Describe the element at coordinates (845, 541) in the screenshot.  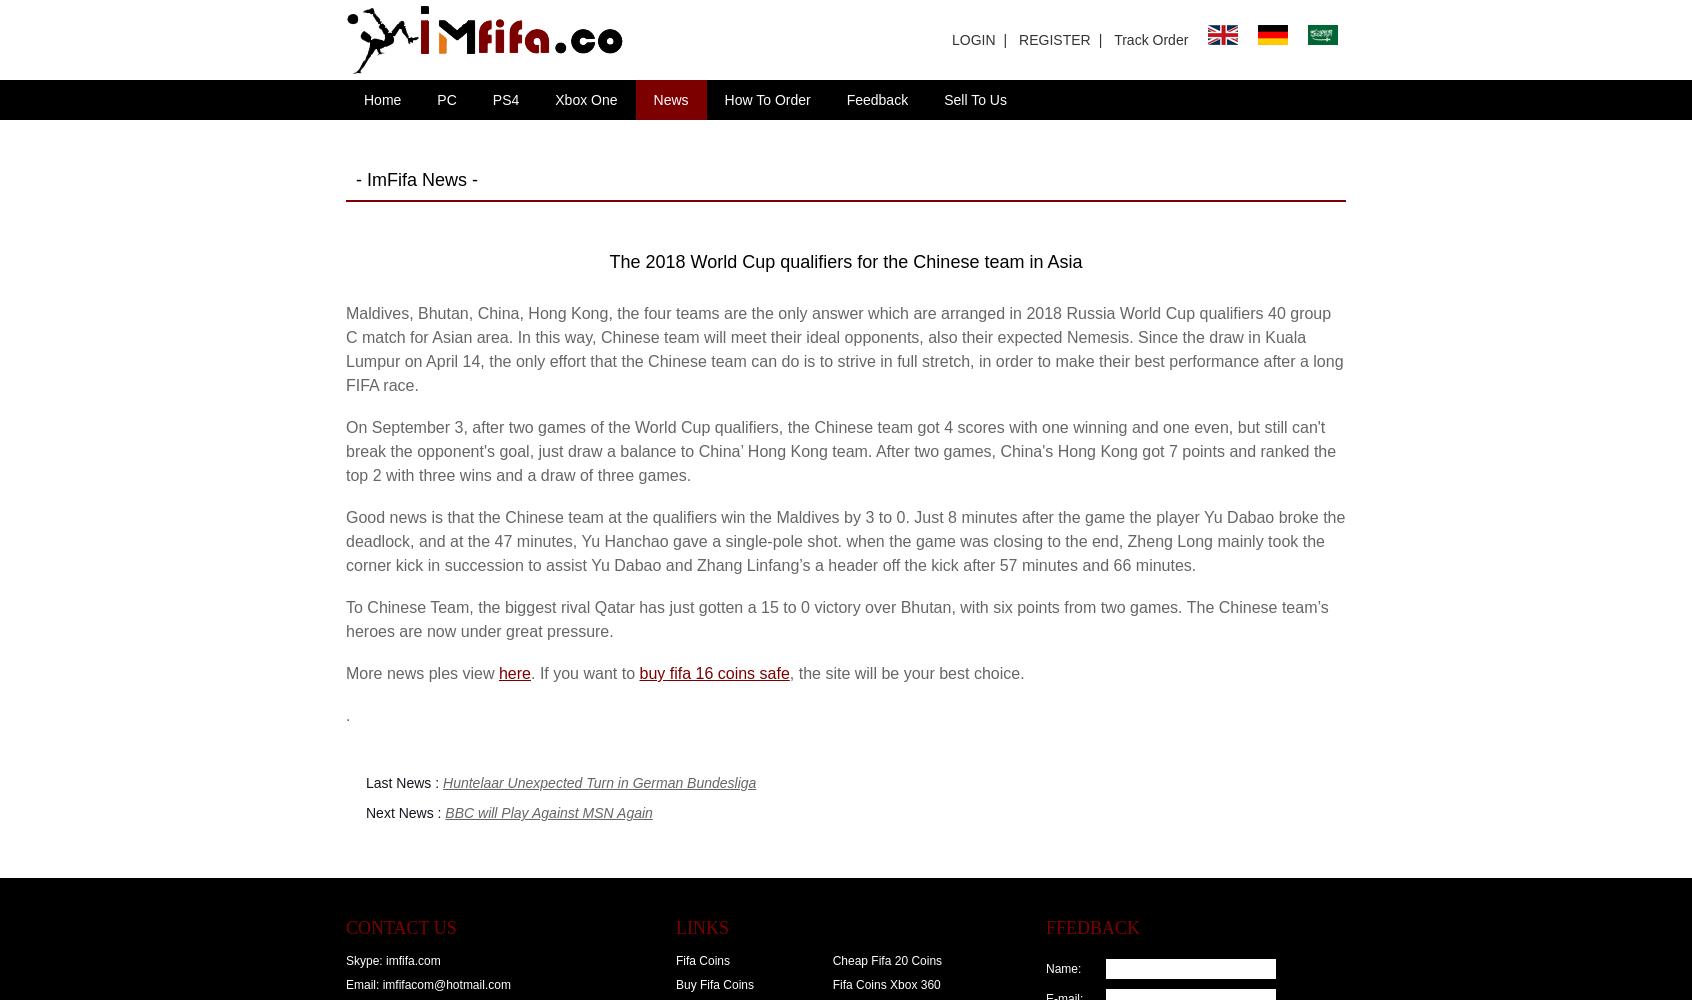
I see `'Good news is that the Chinese team at the qualifiers win the Maldives by 3 to 0. Just 8 minutes after the game the player Yu Dabao broke the deadlock, and at the 47 minutes, Yu Hanchao gave a single-pole shot. when the game was closing to the end, Zheng Long mainly took the corner kick in succession to assist Yu Dabao and Zhang Linfang’s a header off the kick after 57 minutes and 66 minutes.'` at that location.